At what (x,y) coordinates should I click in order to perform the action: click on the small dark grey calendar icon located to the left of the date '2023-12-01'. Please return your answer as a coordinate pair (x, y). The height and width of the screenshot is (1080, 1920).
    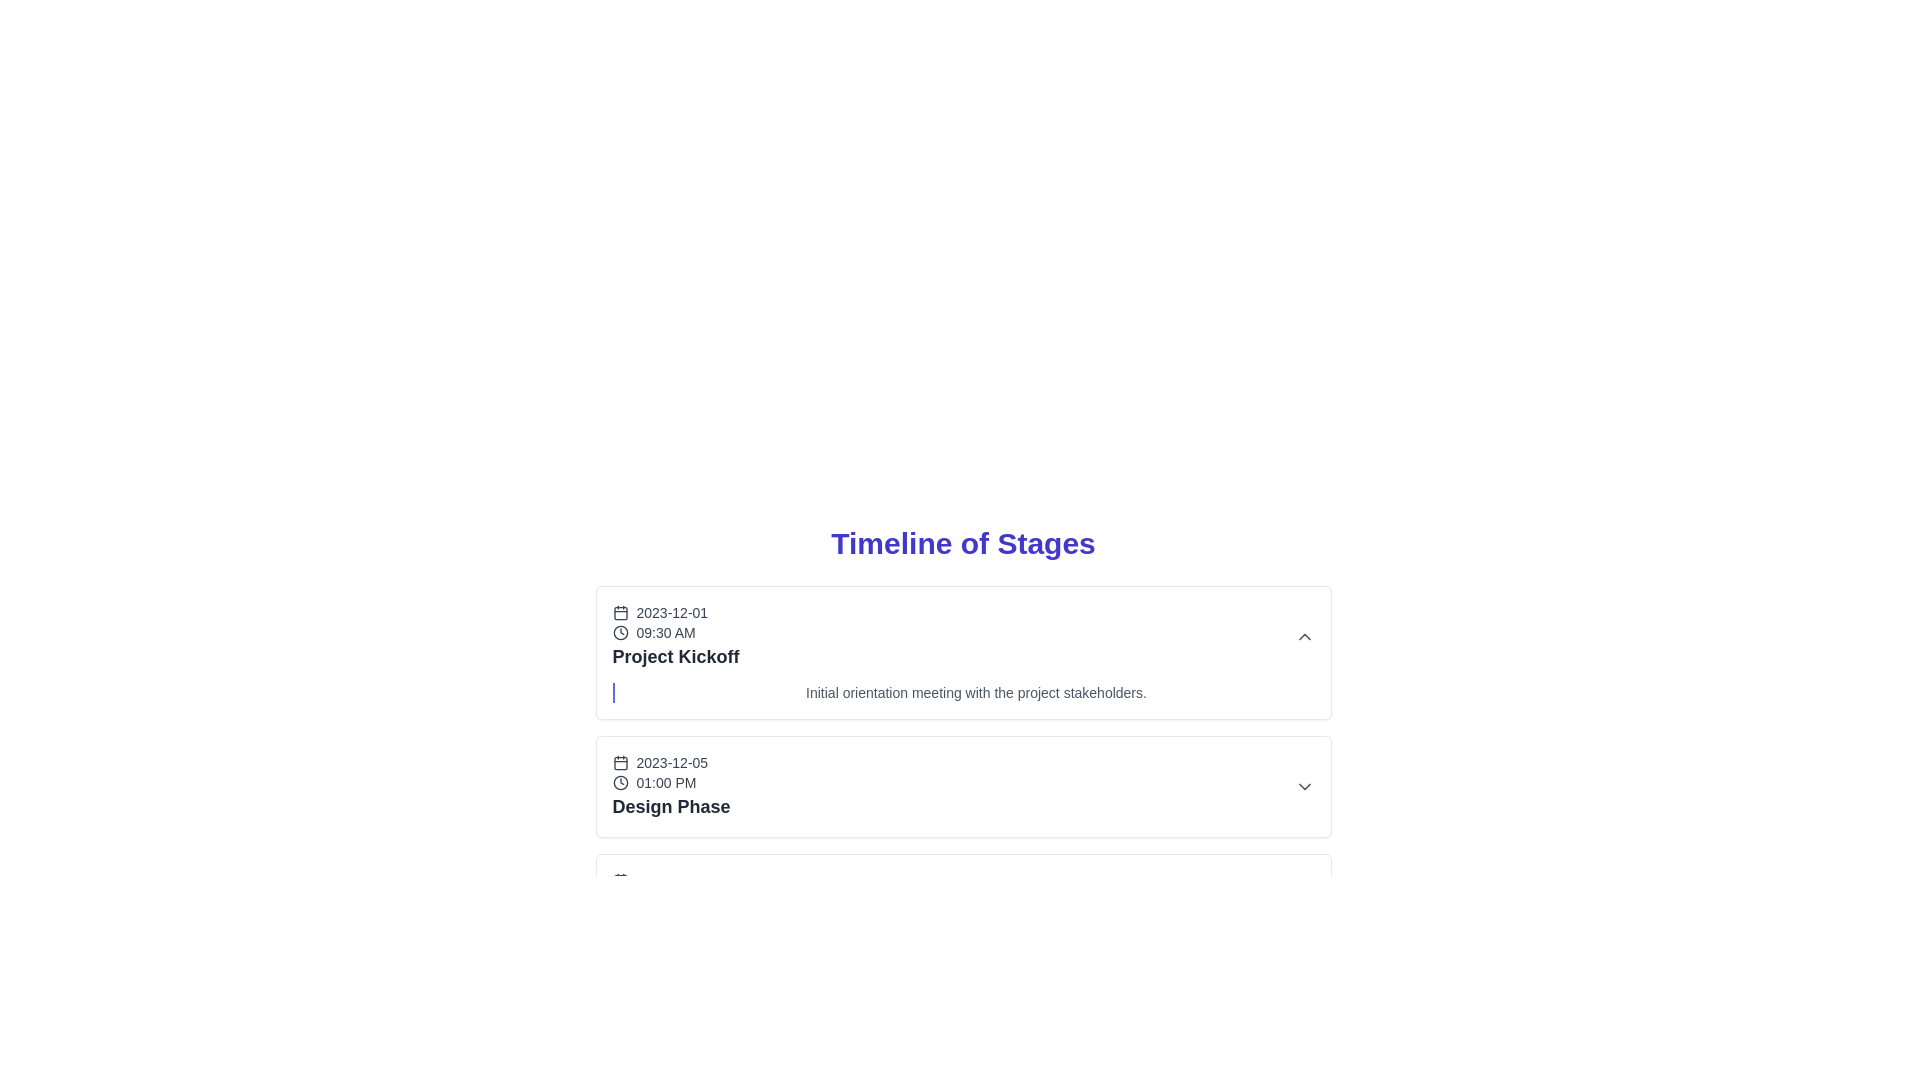
    Looking at the image, I should click on (619, 612).